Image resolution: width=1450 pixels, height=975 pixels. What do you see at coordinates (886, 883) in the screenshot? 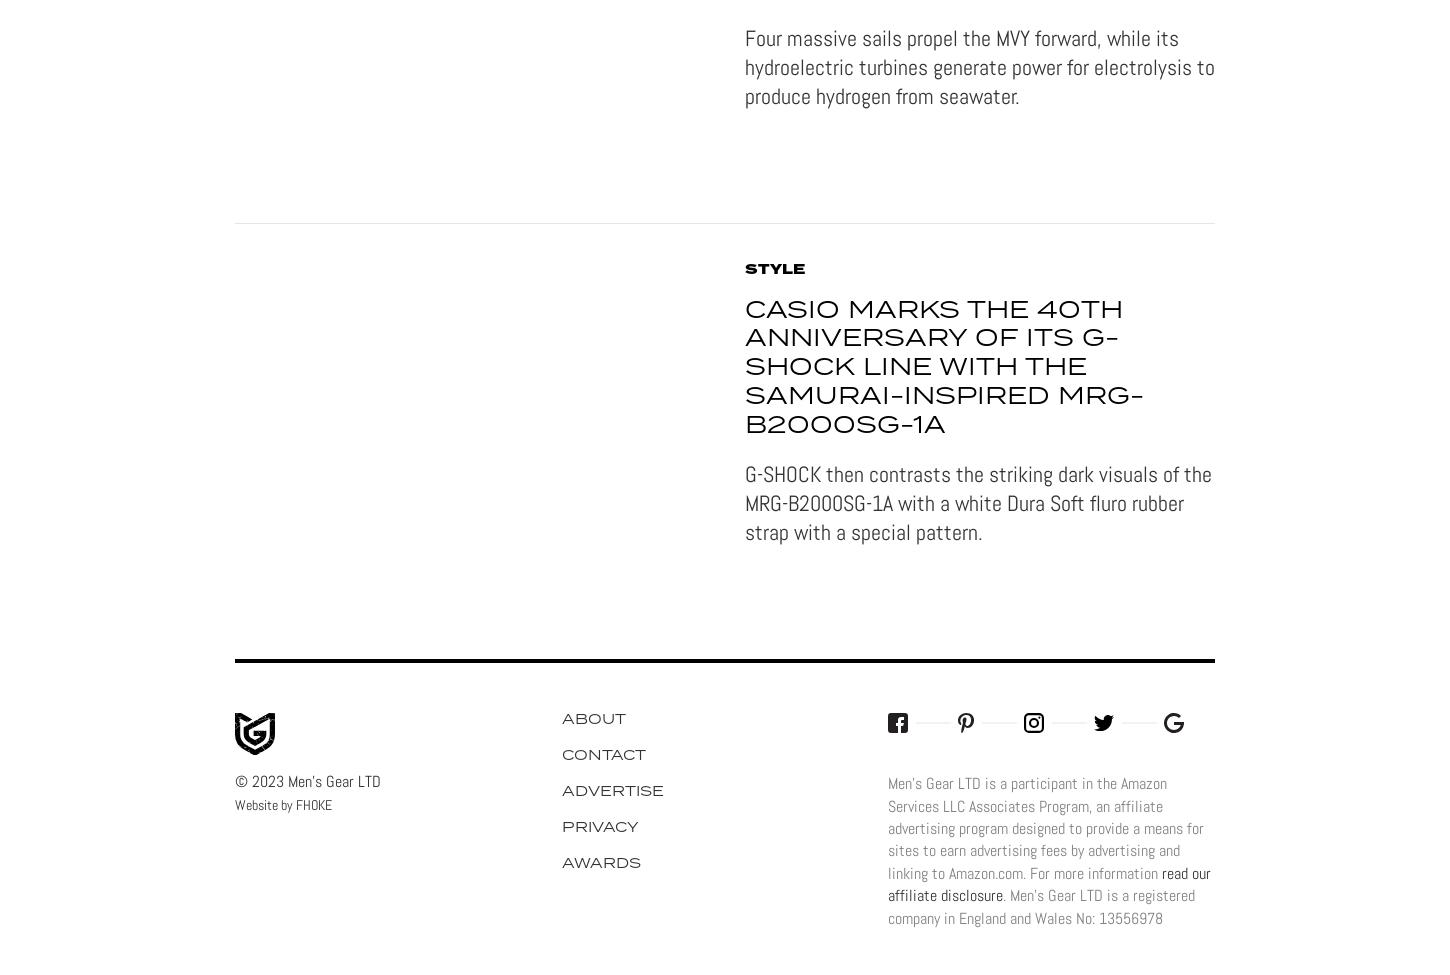
I see `'read our affiliate disclosure'` at bounding box center [886, 883].